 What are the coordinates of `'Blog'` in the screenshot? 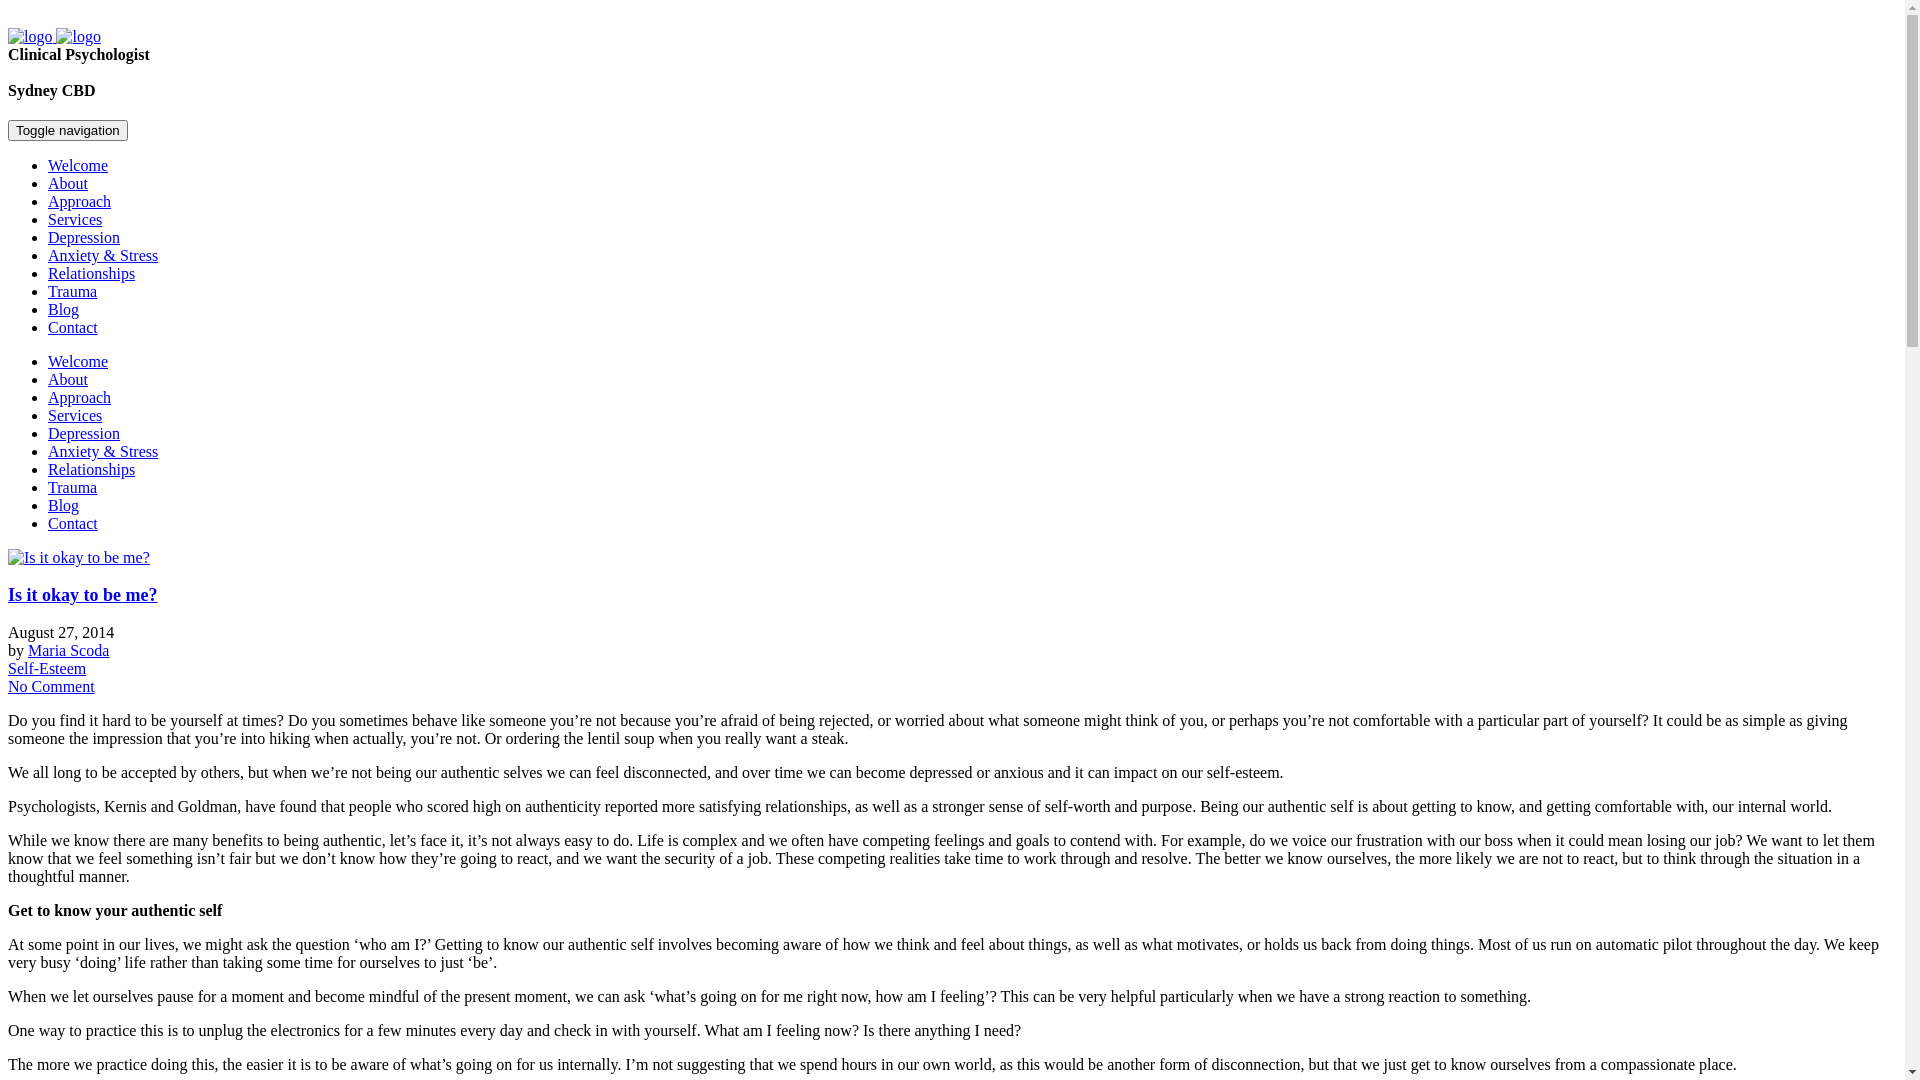 It's located at (63, 504).